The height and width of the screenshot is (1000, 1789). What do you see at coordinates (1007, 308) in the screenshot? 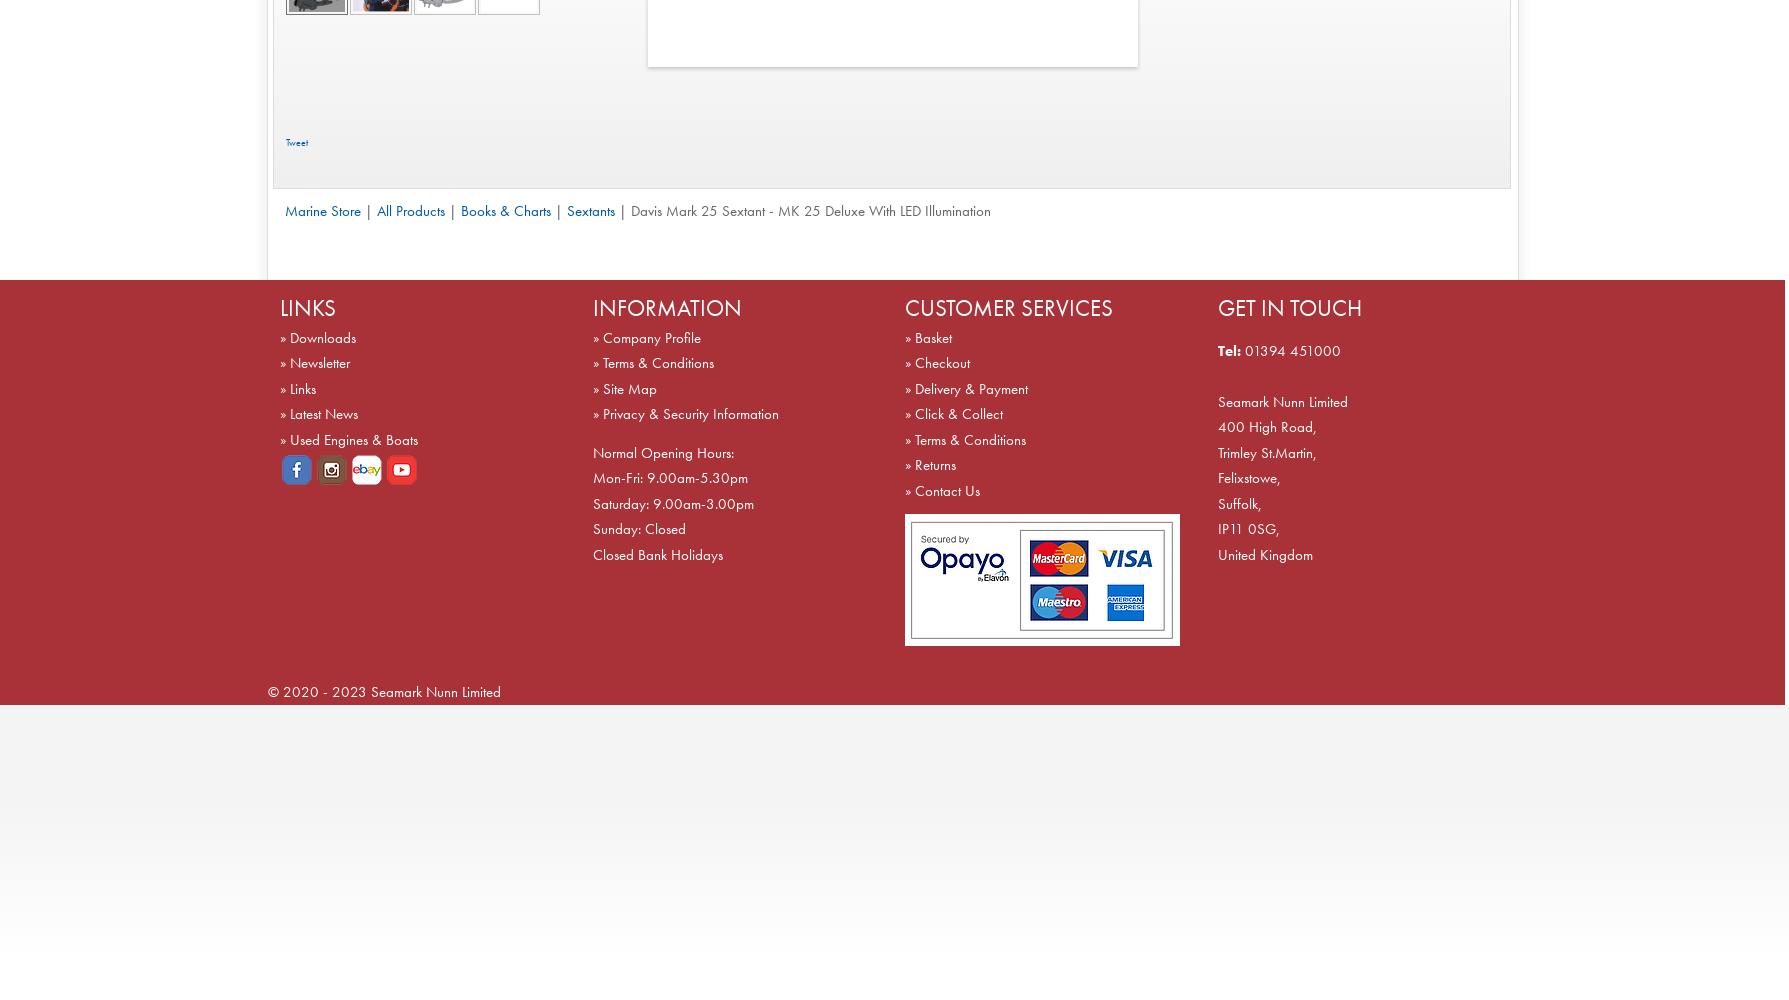
I see `'CUSTOMER SERVICES'` at bounding box center [1007, 308].